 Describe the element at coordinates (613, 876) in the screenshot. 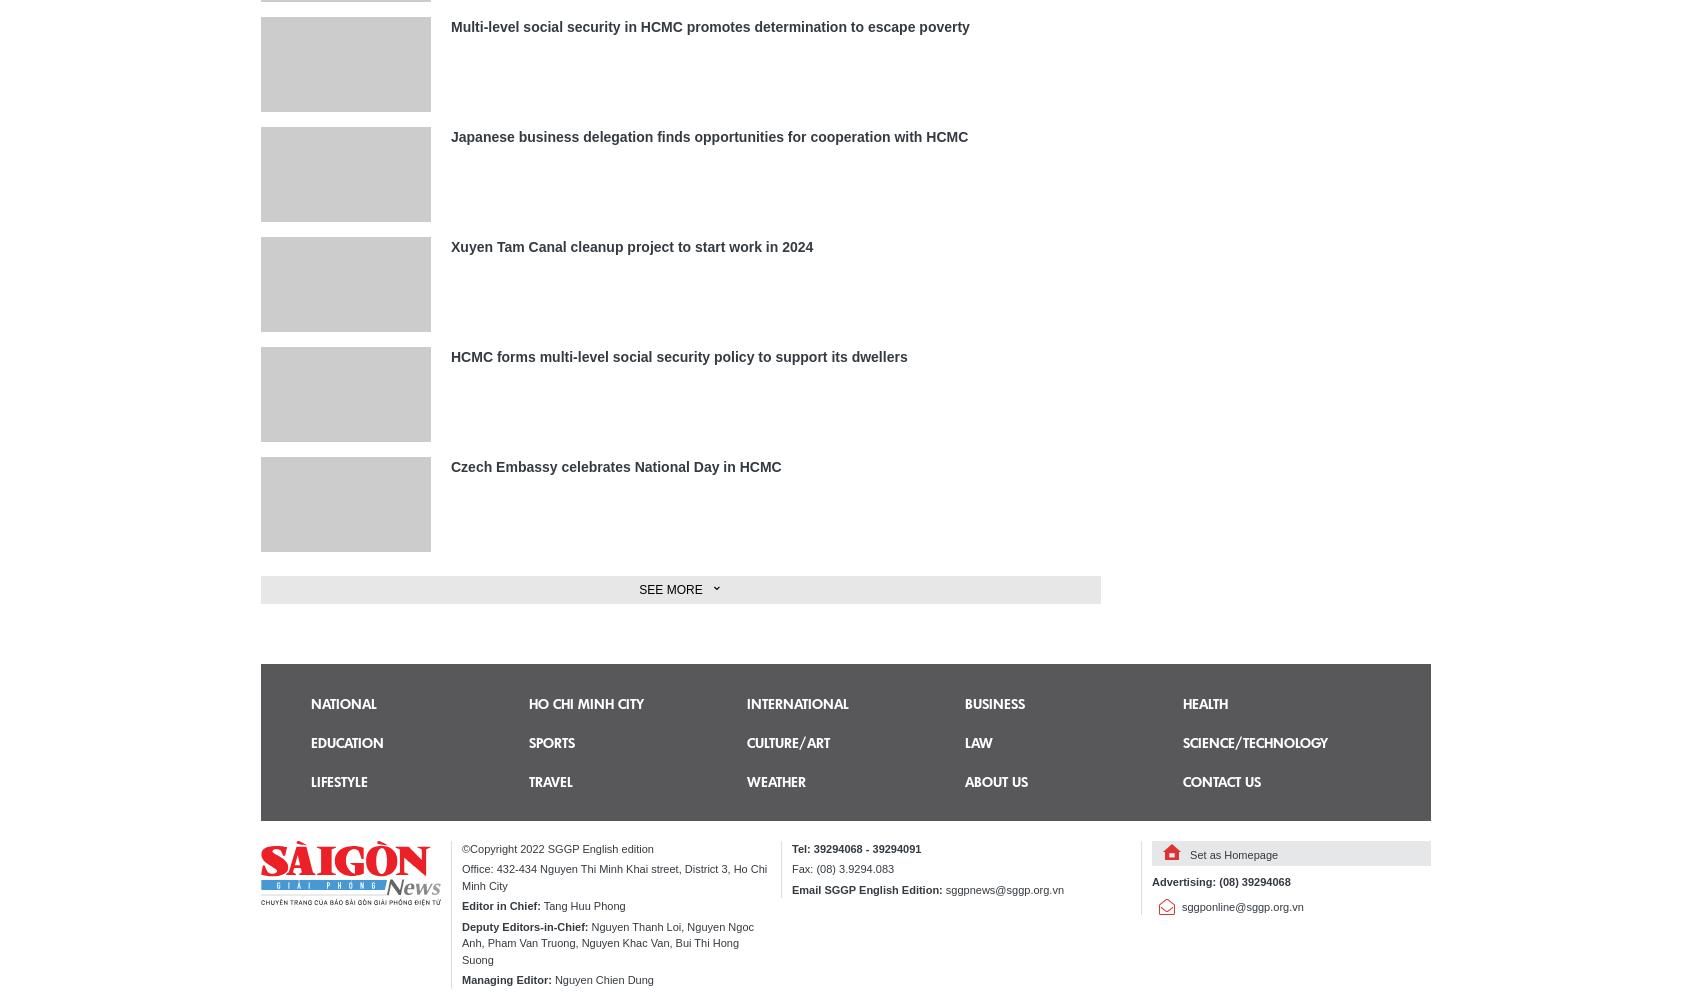

I see `'Office: 432-434 Nguyen Thi Minh Khai street, District 3, Ho Chi Minh City'` at that location.